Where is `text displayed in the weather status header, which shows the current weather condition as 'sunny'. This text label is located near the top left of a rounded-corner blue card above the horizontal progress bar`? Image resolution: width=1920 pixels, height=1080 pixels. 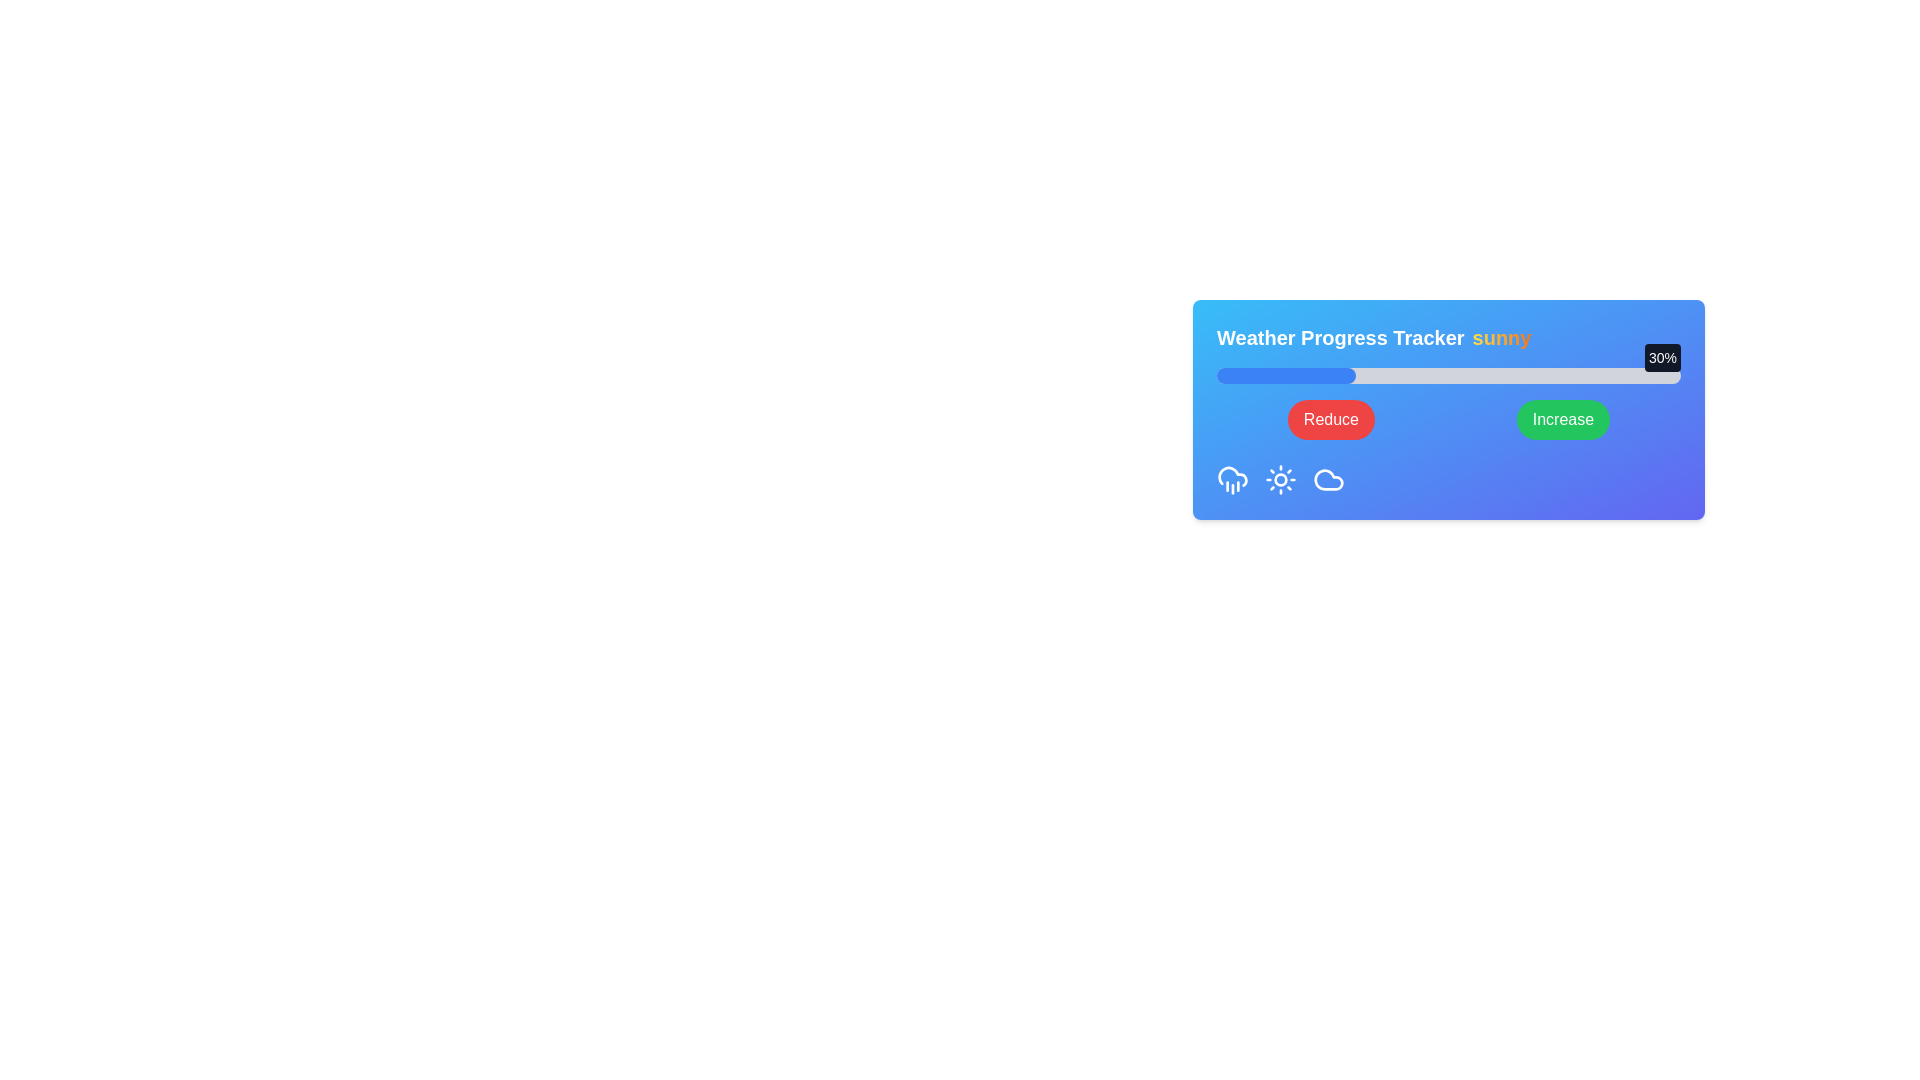
text displayed in the weather status header, which shows the current weather condition as 'sunny'. This text label is located near the top left of a rounded-corner blue card above the horizontal progress bar is located at coordinates (1449, 337).